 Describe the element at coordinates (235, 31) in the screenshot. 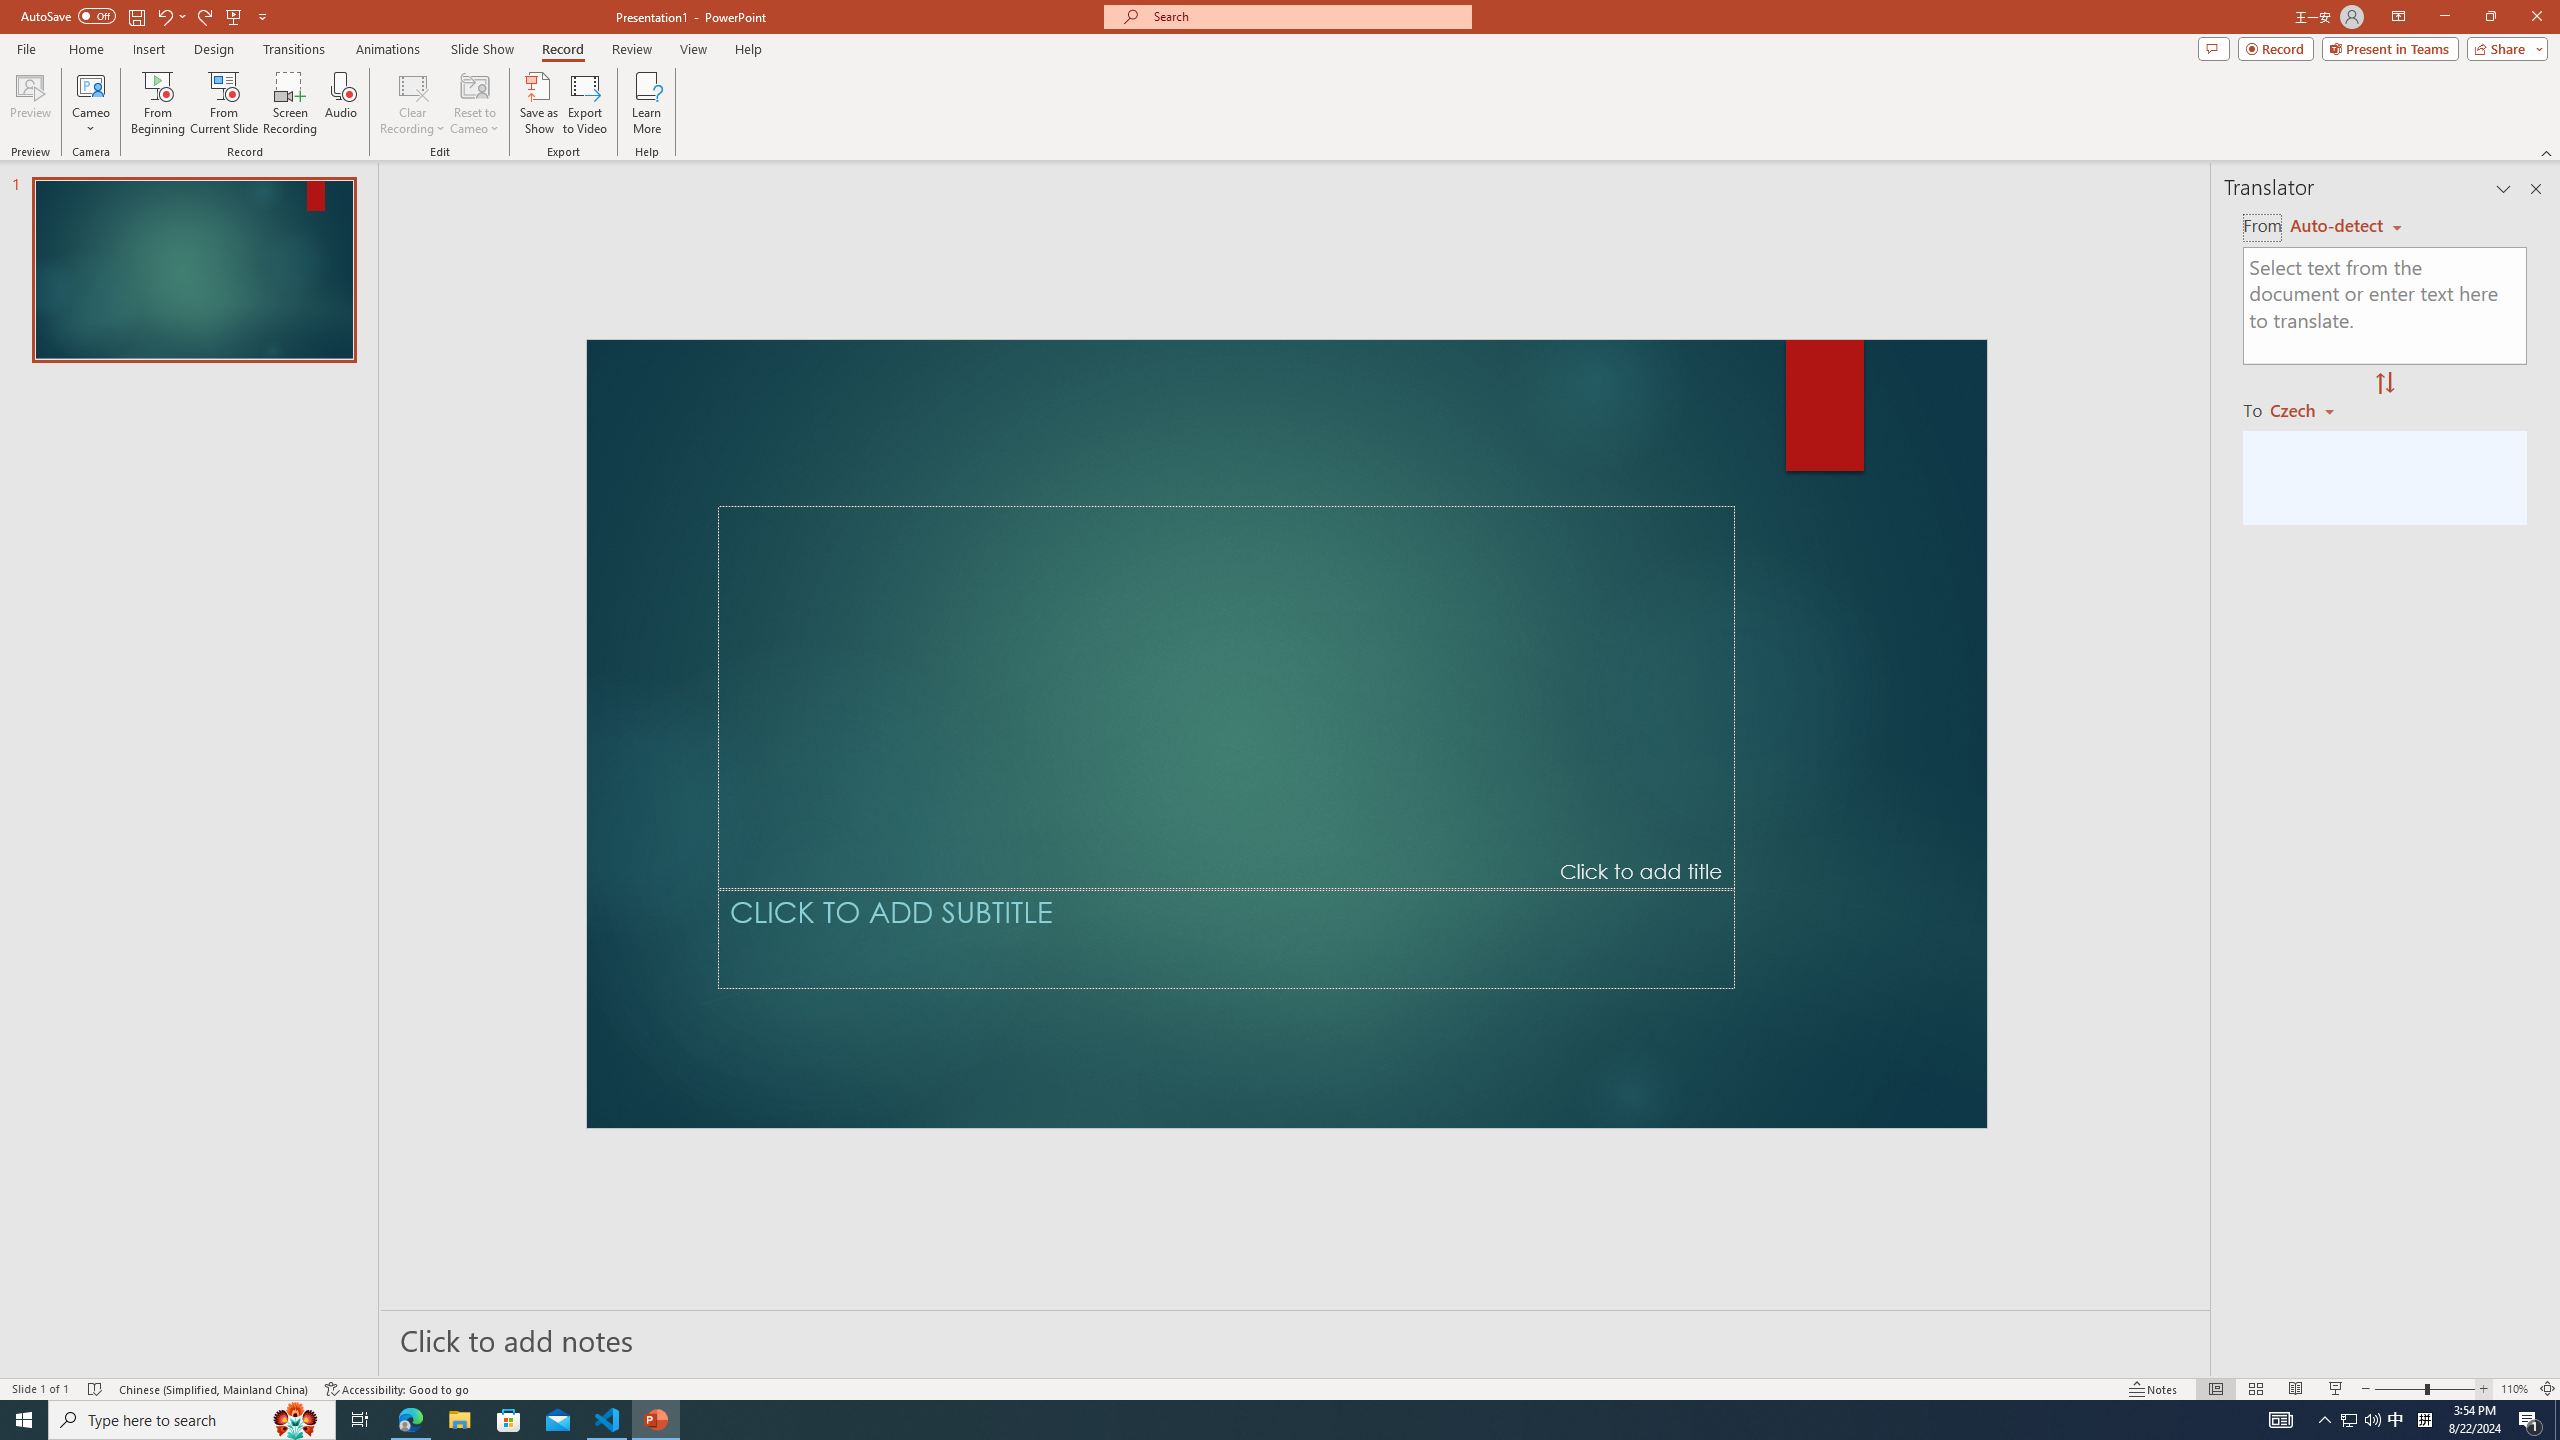

I see `'Quick Access Toolbar'` at that location.